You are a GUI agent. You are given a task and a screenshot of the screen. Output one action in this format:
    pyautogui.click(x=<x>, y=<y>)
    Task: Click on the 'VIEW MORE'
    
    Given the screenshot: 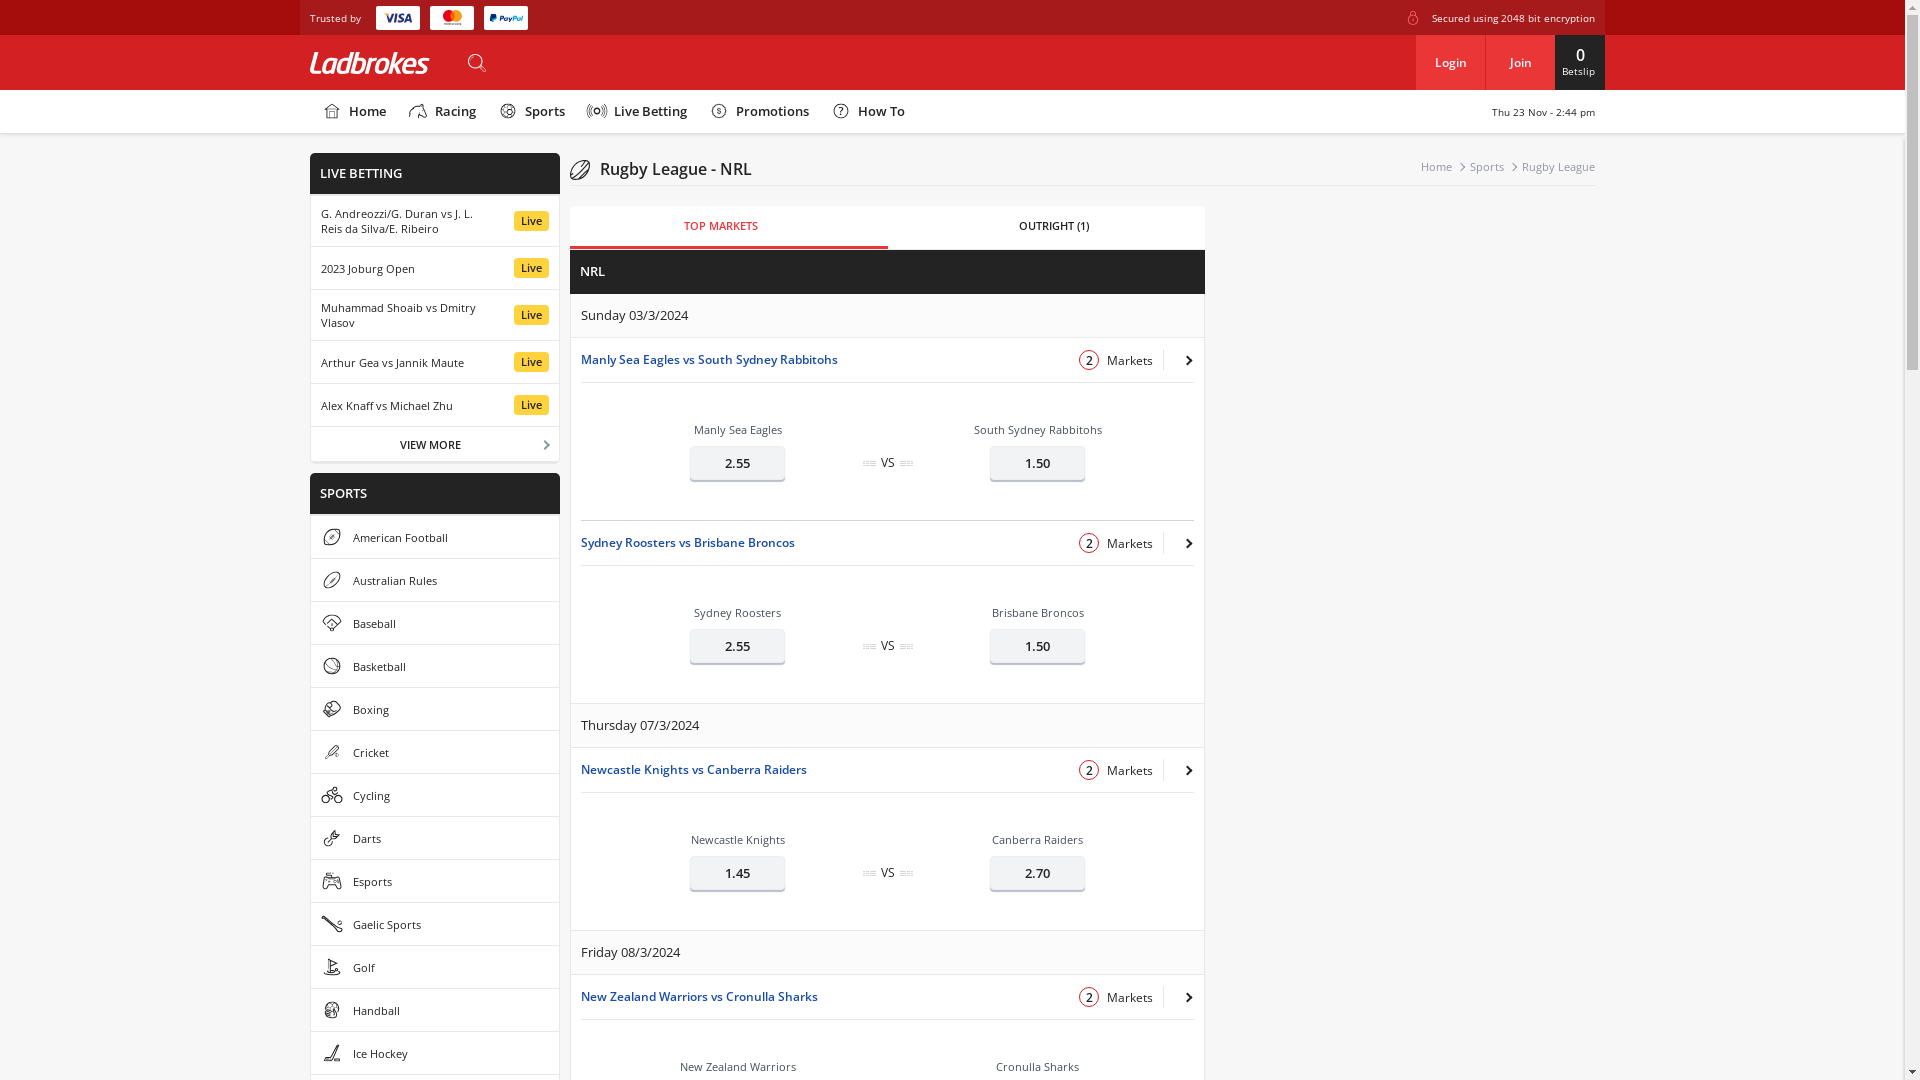 What is the action you would take?
    pyautogui.click(x=310, y=442)
    